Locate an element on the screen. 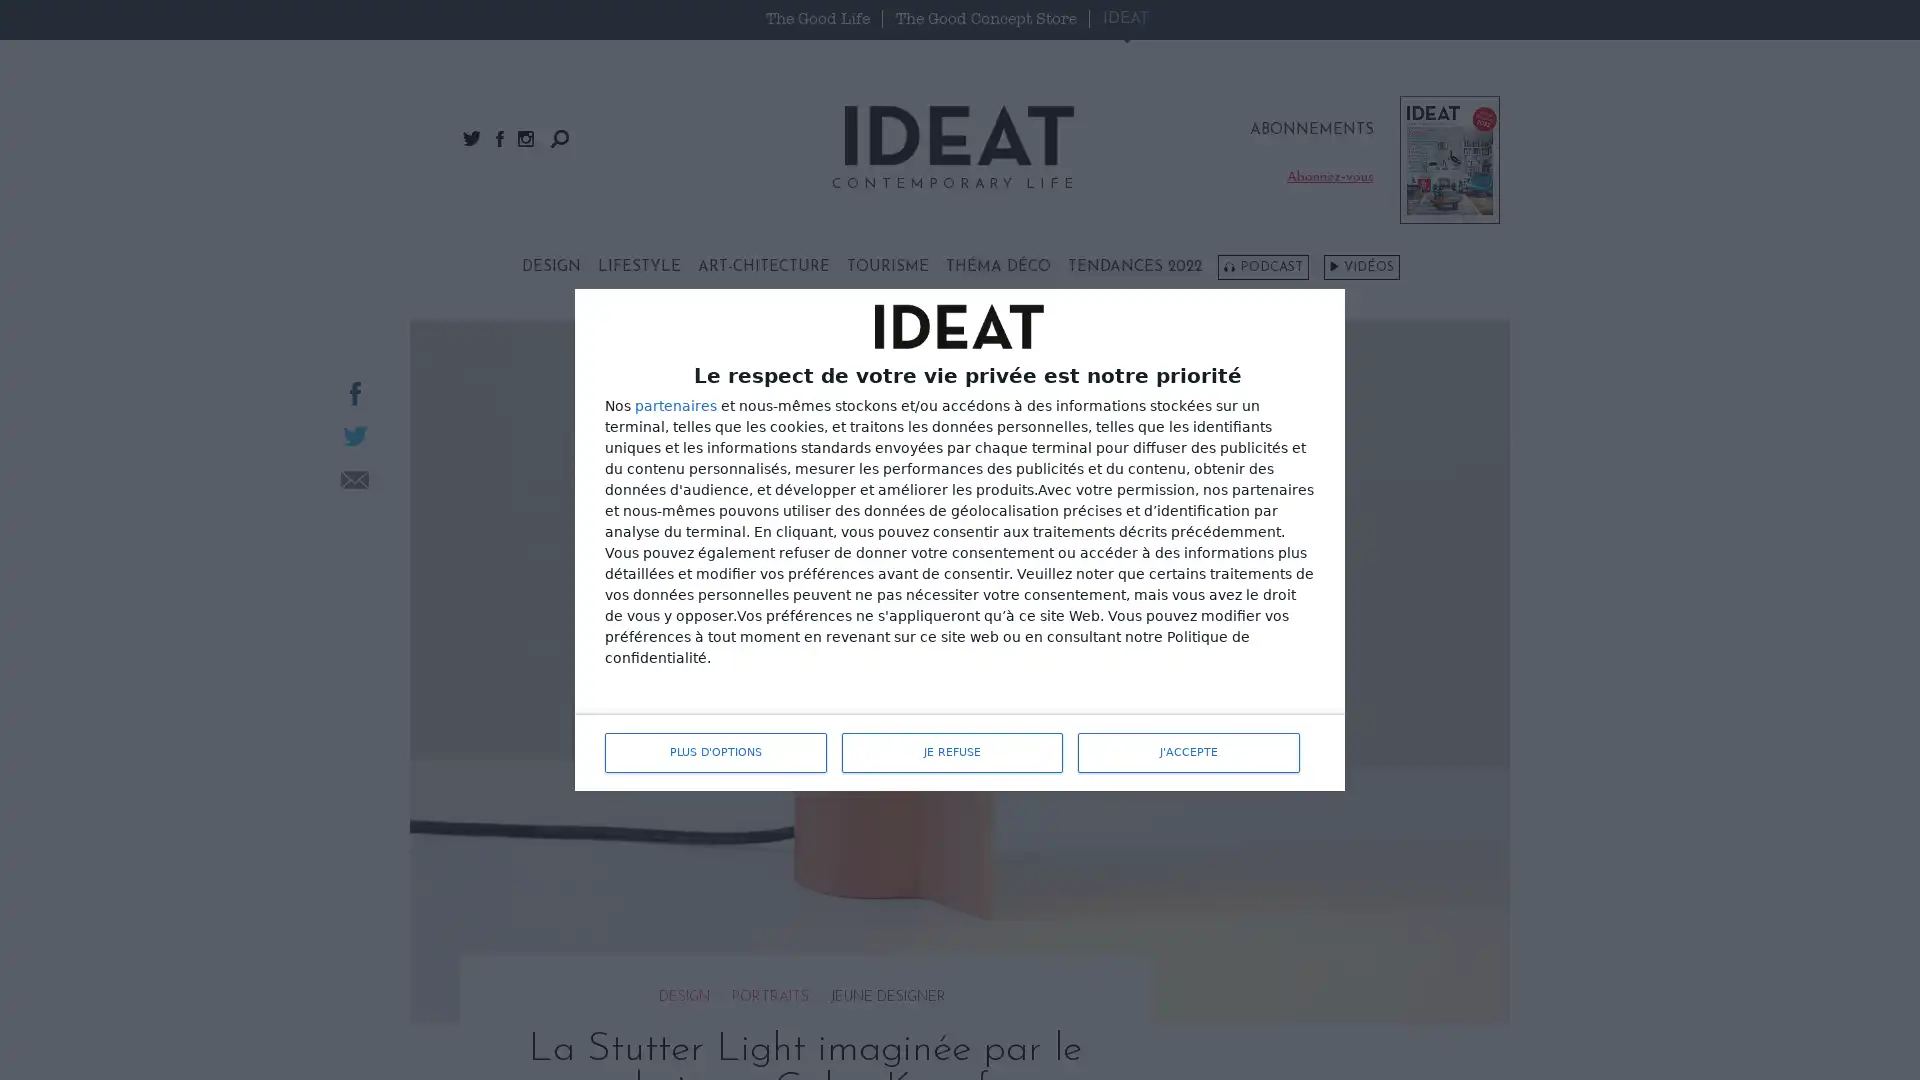  J'ACCEPTE is located at coordinates (1189, 752).